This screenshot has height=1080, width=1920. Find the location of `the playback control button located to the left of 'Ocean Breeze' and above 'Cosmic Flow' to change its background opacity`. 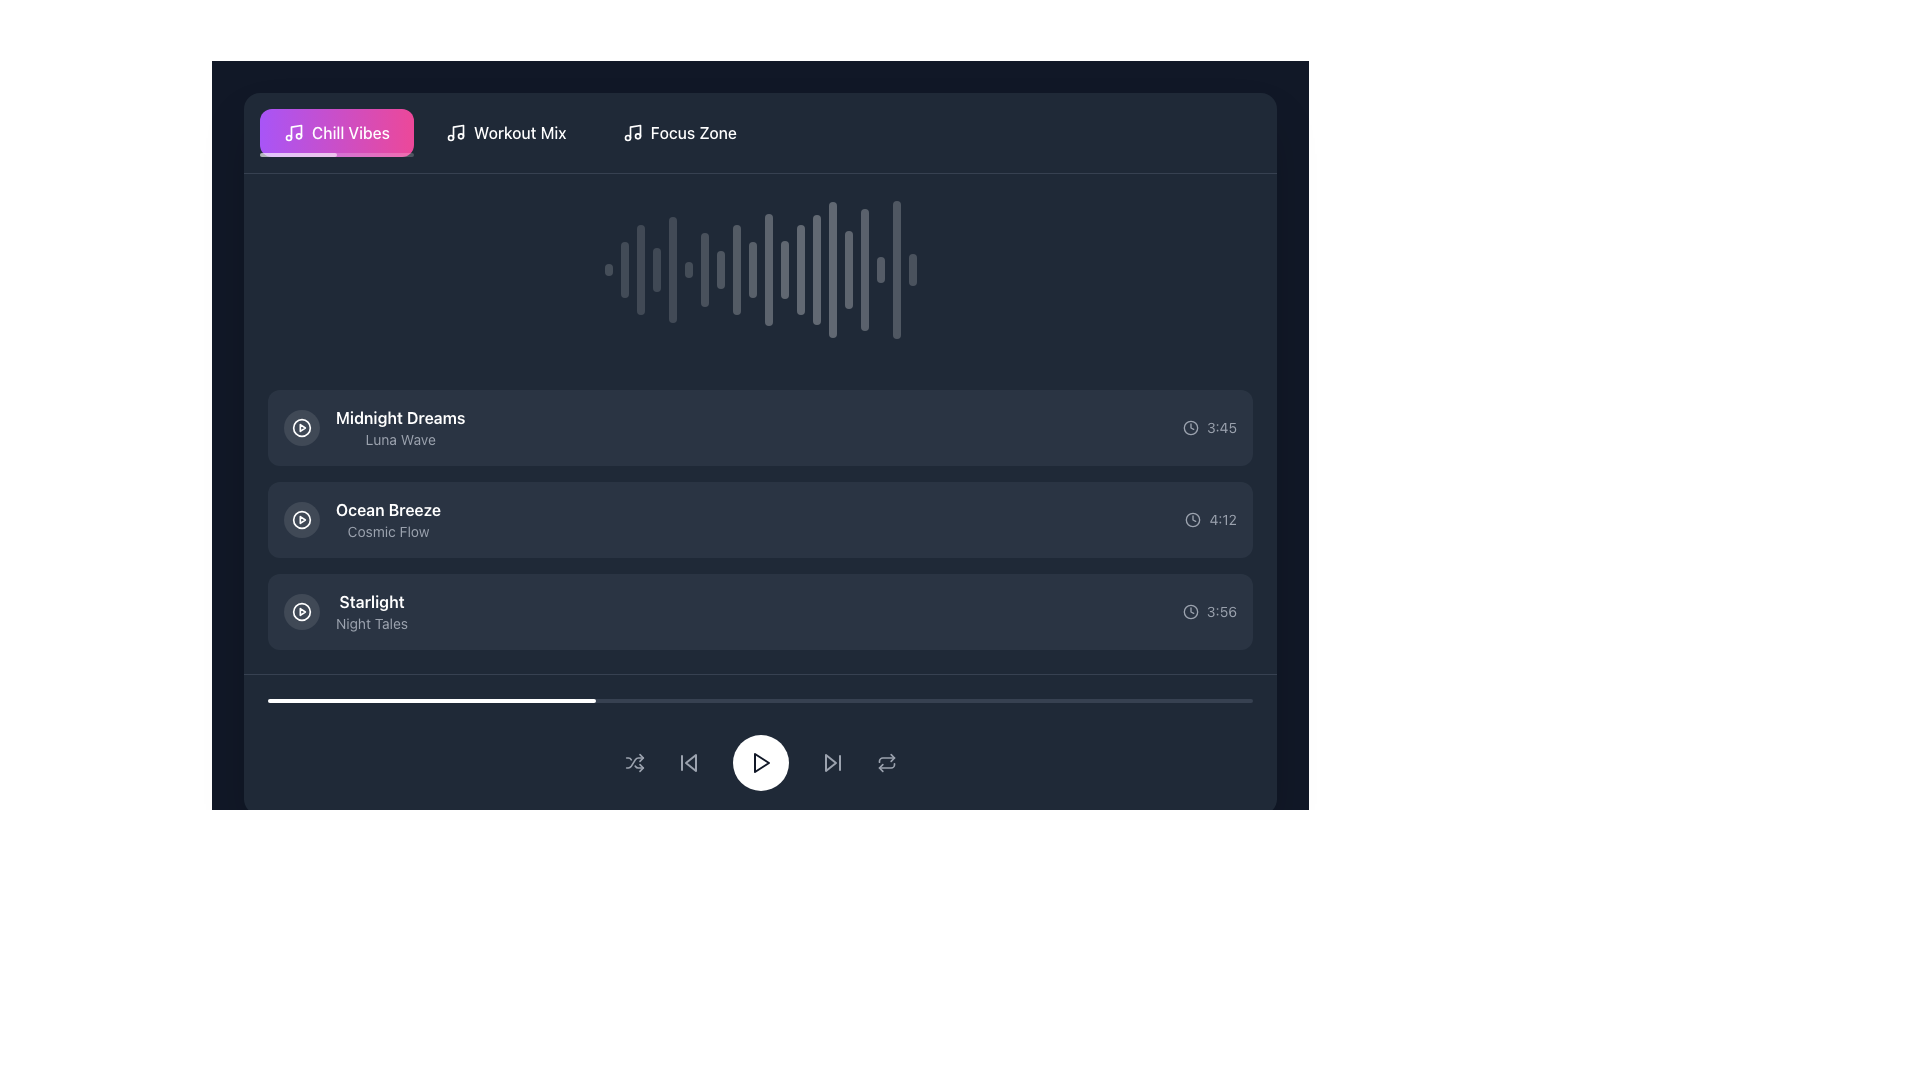

the playback control button located to the left of 'Ocean Breeze' and above 'Cosmic Flow' to change its background opacity is located at coordinates (301, 519).